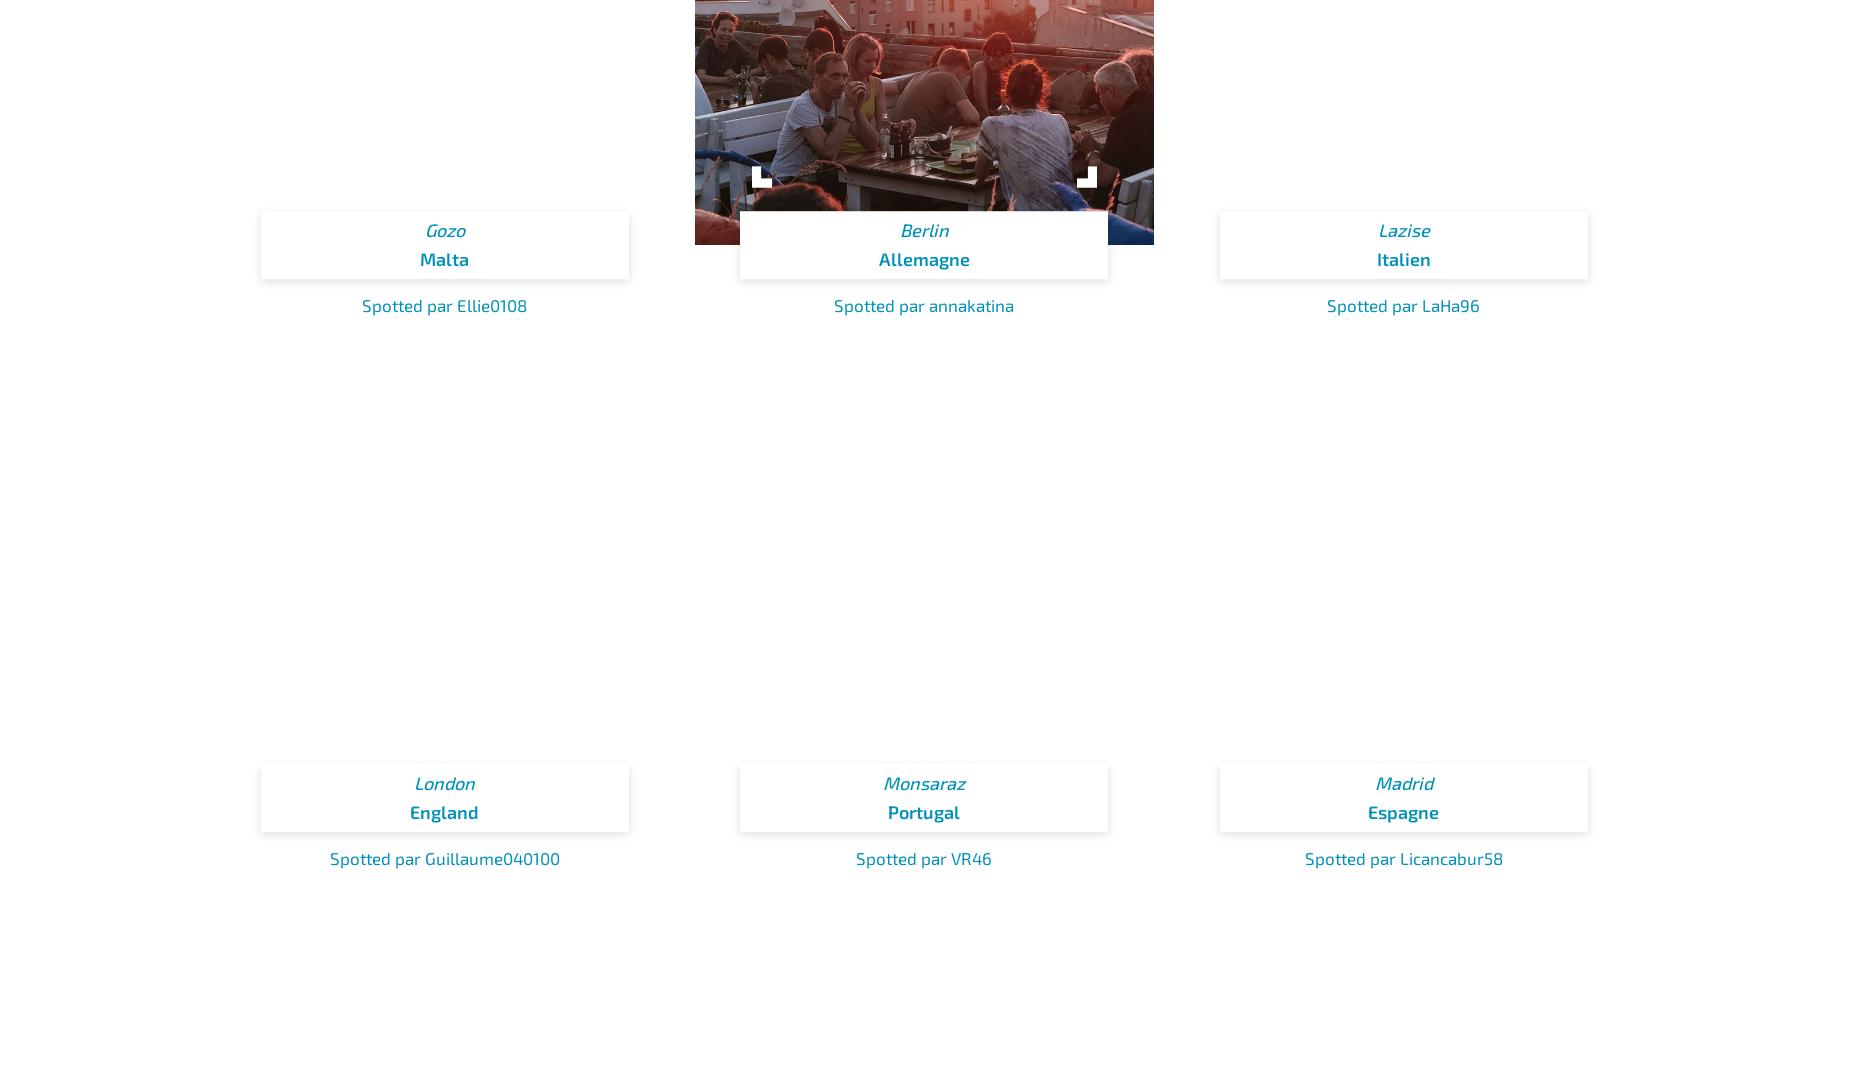 Image resolution: width=1850 pixels, height=1074 pixels. What do you see at coordinates (443, 229) in the screenshot?
I see `'Gozo'` at bounding box center [443, 229].